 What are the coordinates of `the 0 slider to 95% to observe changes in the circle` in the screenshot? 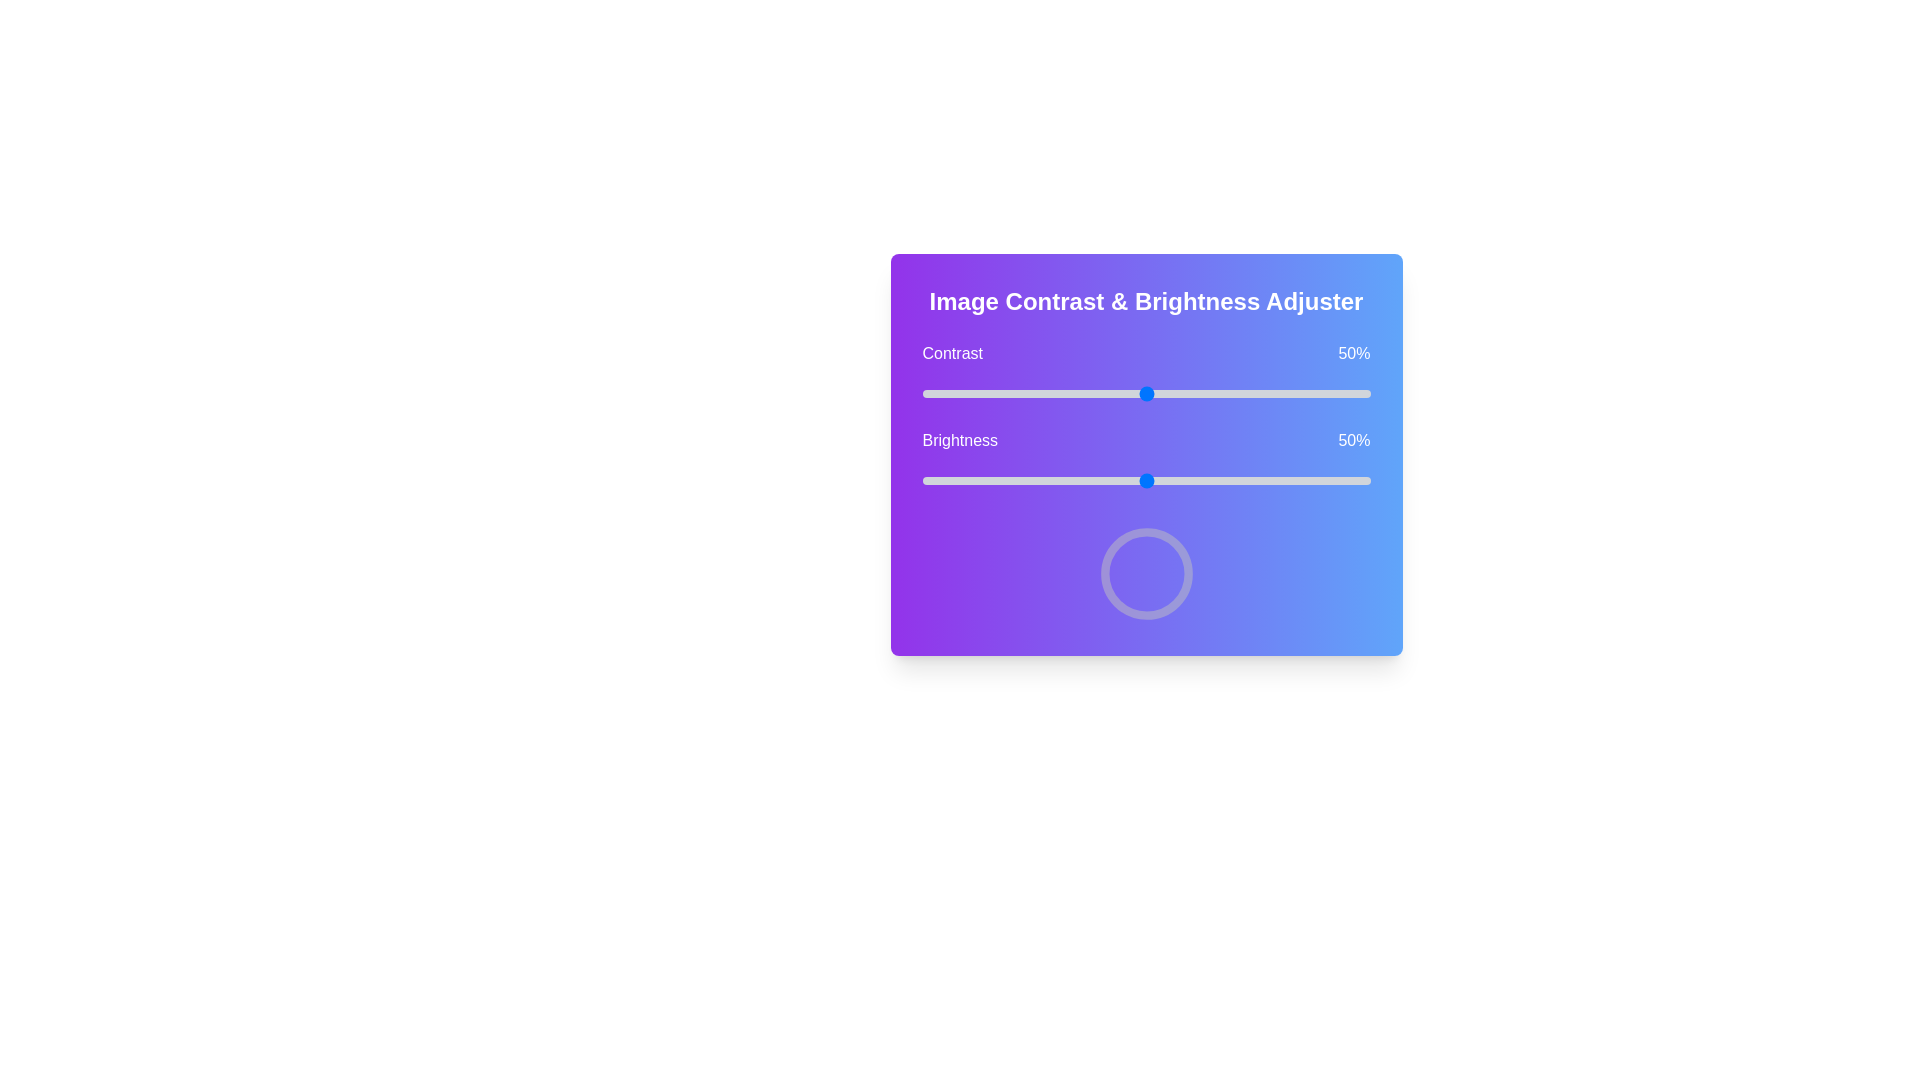 It's located at (1348, 393).